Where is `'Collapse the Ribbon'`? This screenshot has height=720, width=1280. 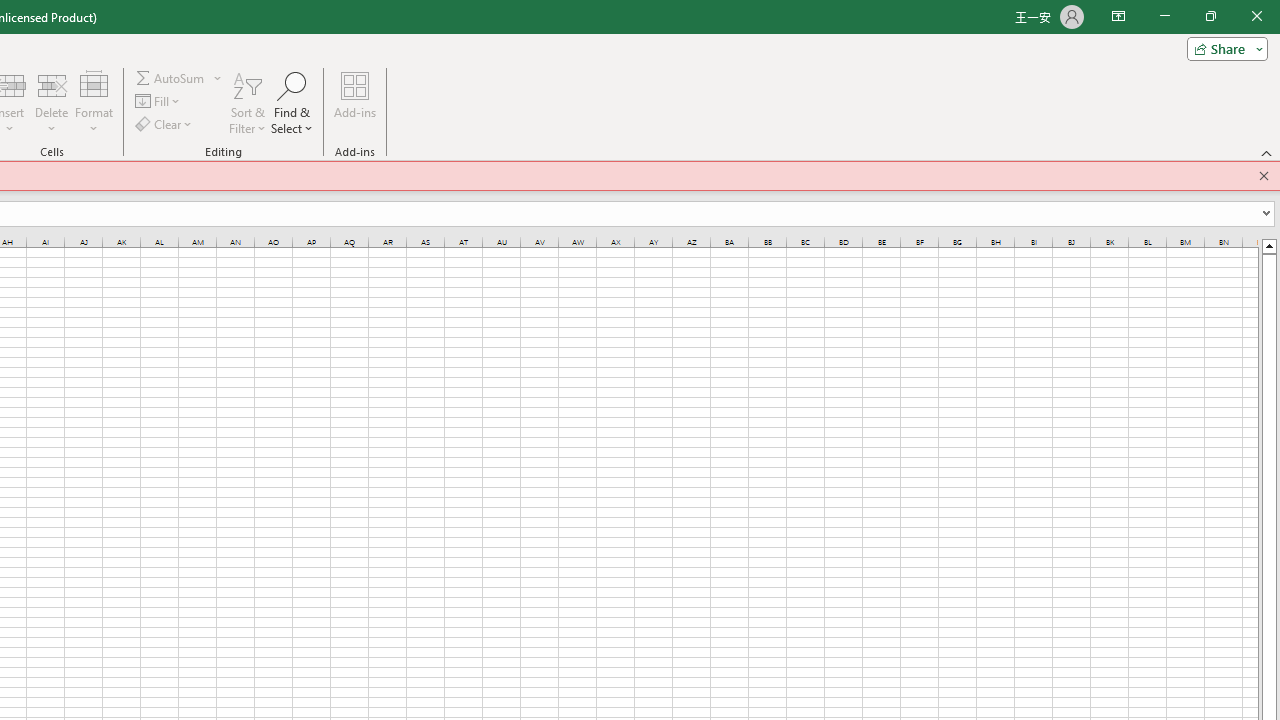 'Collapse the Ribbon' is located at coordinates (1266, 152).